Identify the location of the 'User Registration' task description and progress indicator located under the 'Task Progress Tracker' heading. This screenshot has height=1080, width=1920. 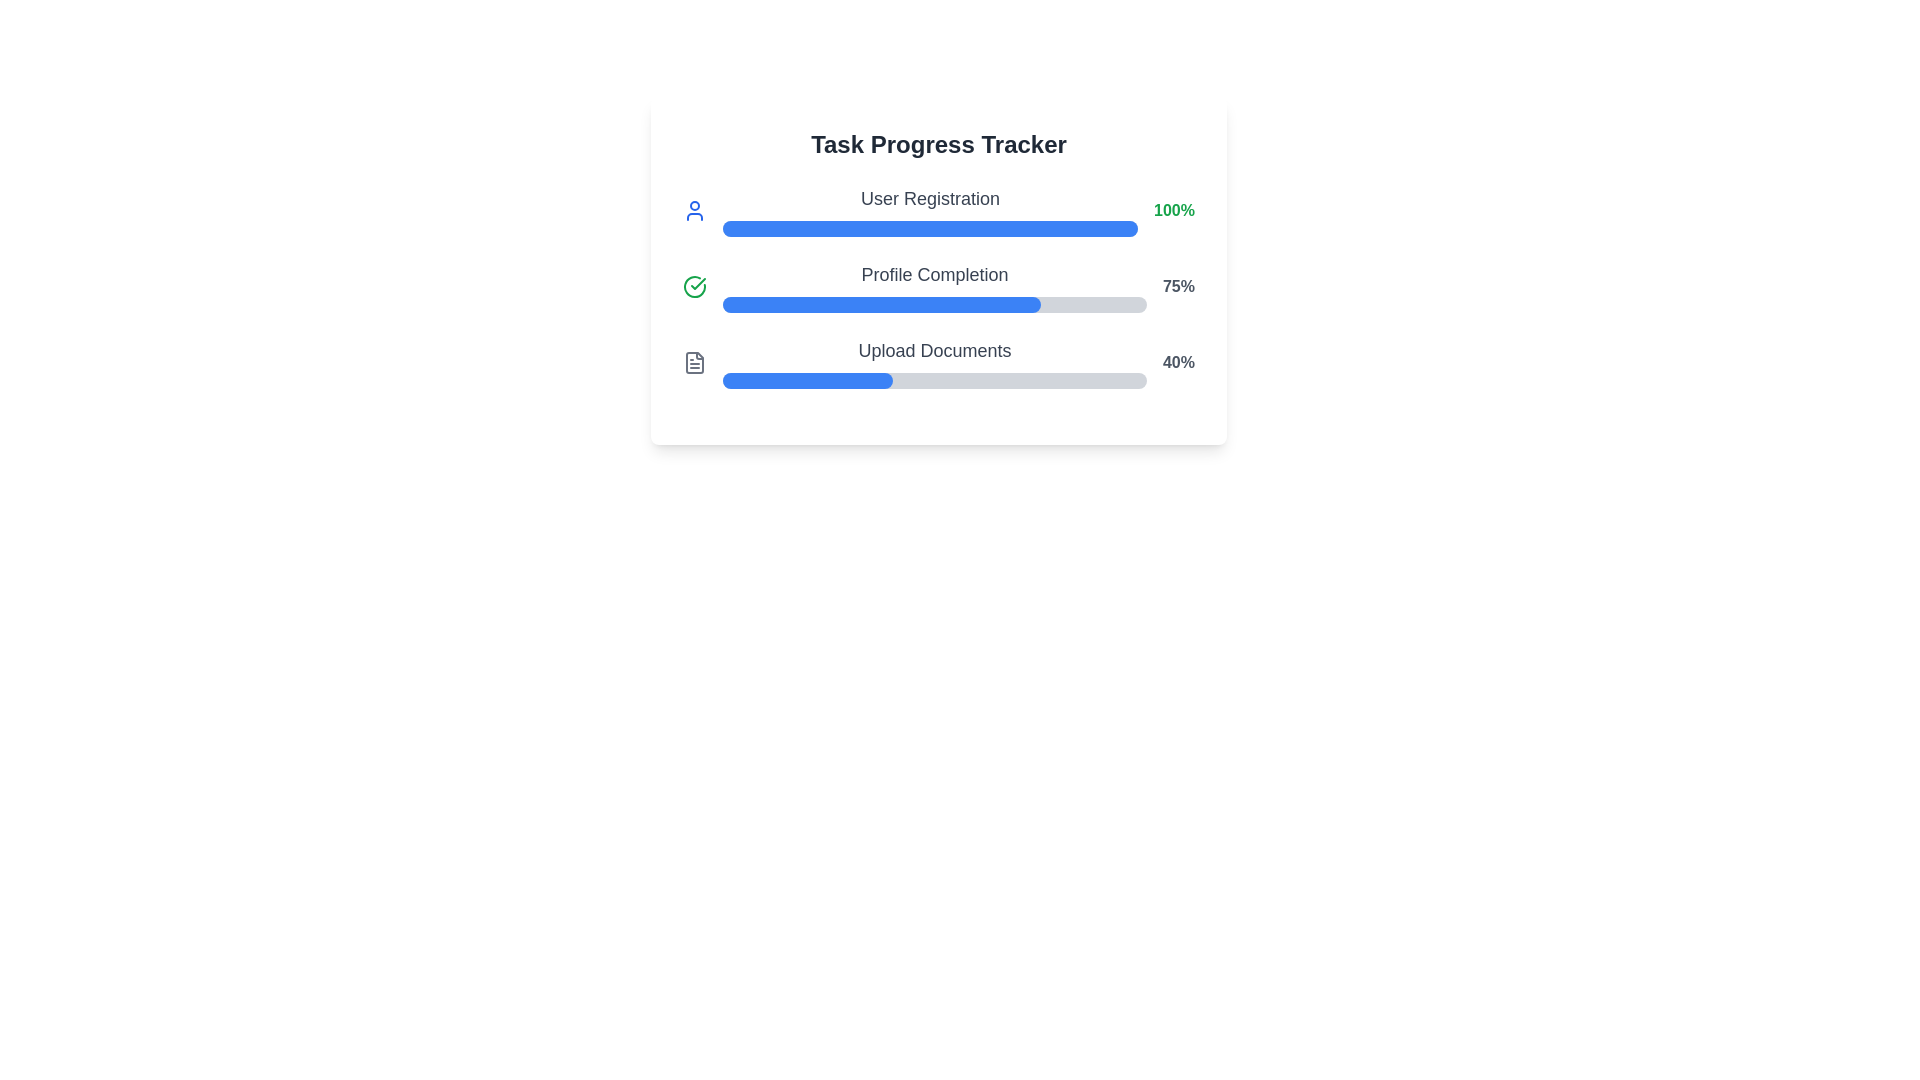
(929, 211).